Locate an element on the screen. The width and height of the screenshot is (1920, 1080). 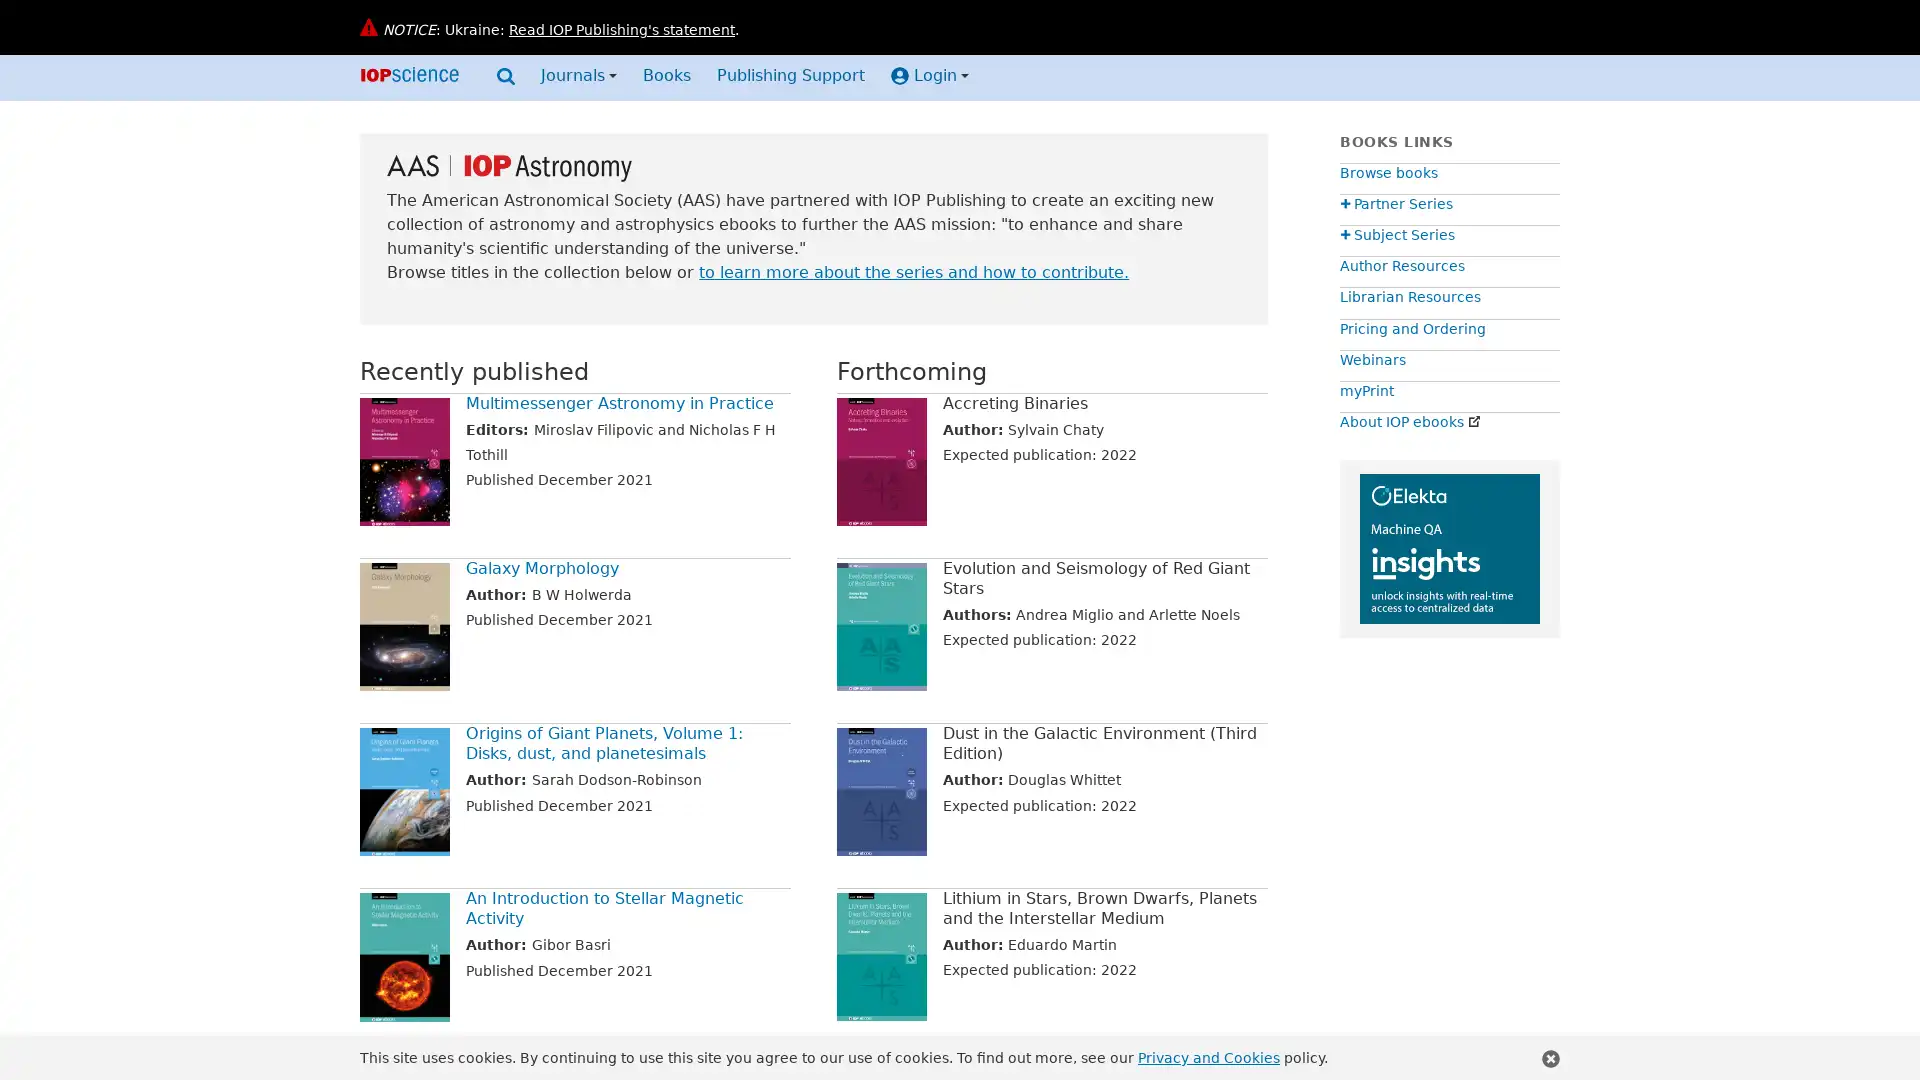
Search is located at coordinates (505, 79).